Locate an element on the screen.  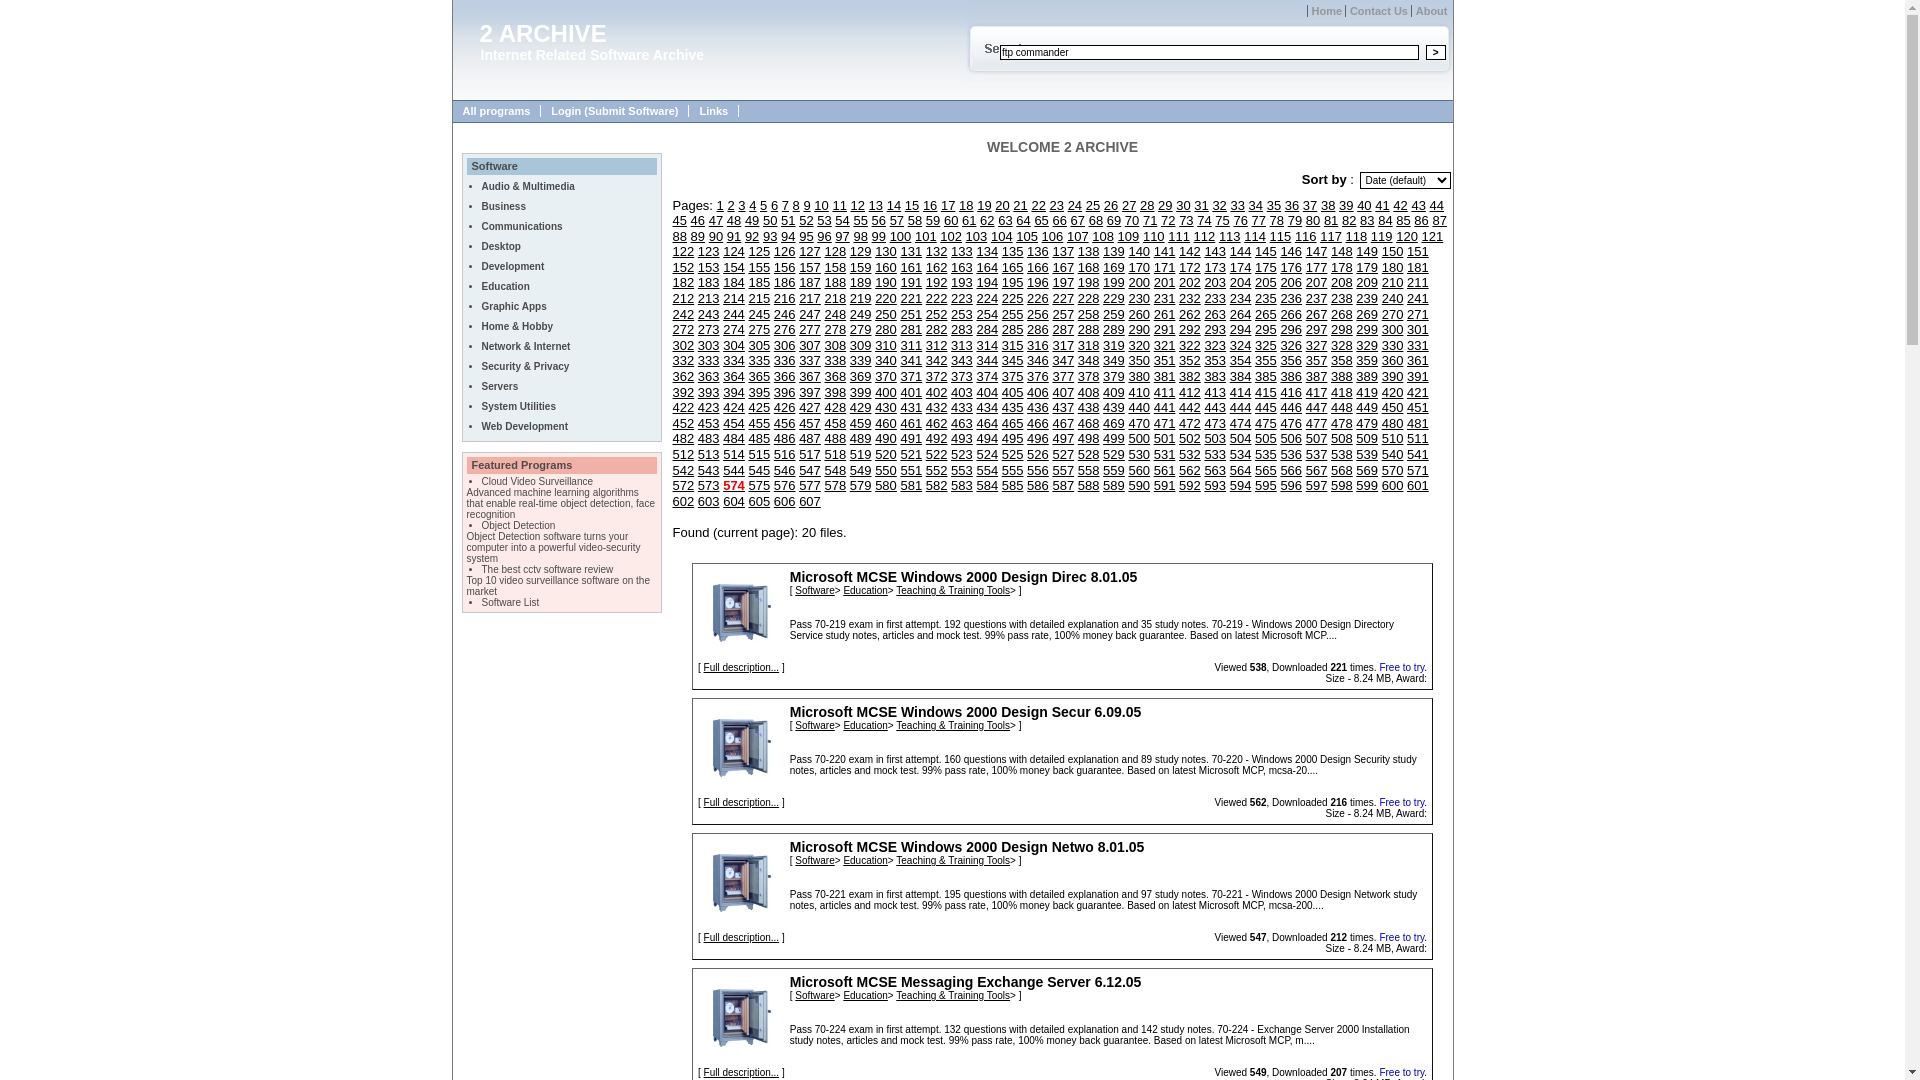
'200' is located at coordinates (1138, 282).